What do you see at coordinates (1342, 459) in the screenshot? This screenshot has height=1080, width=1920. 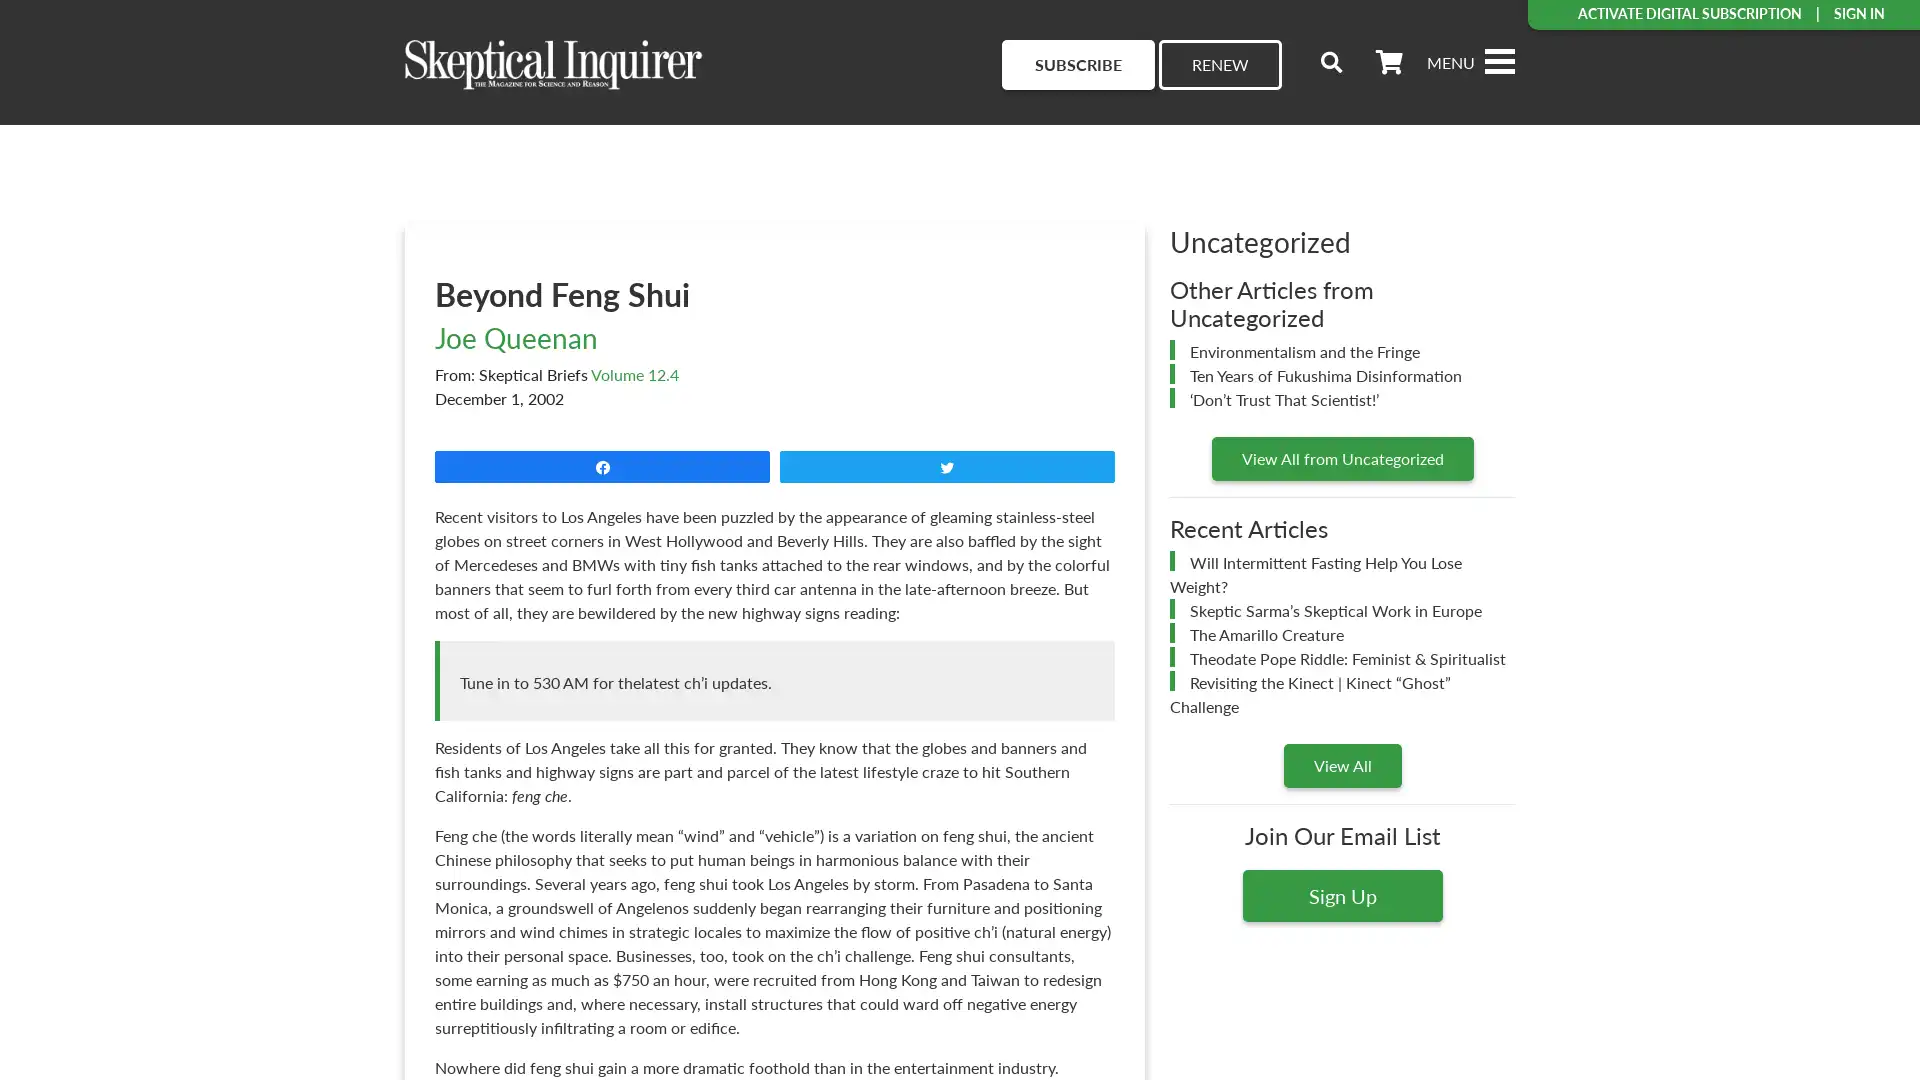 I see `View All from Uncategorized` at bounding box center [1342, 459].